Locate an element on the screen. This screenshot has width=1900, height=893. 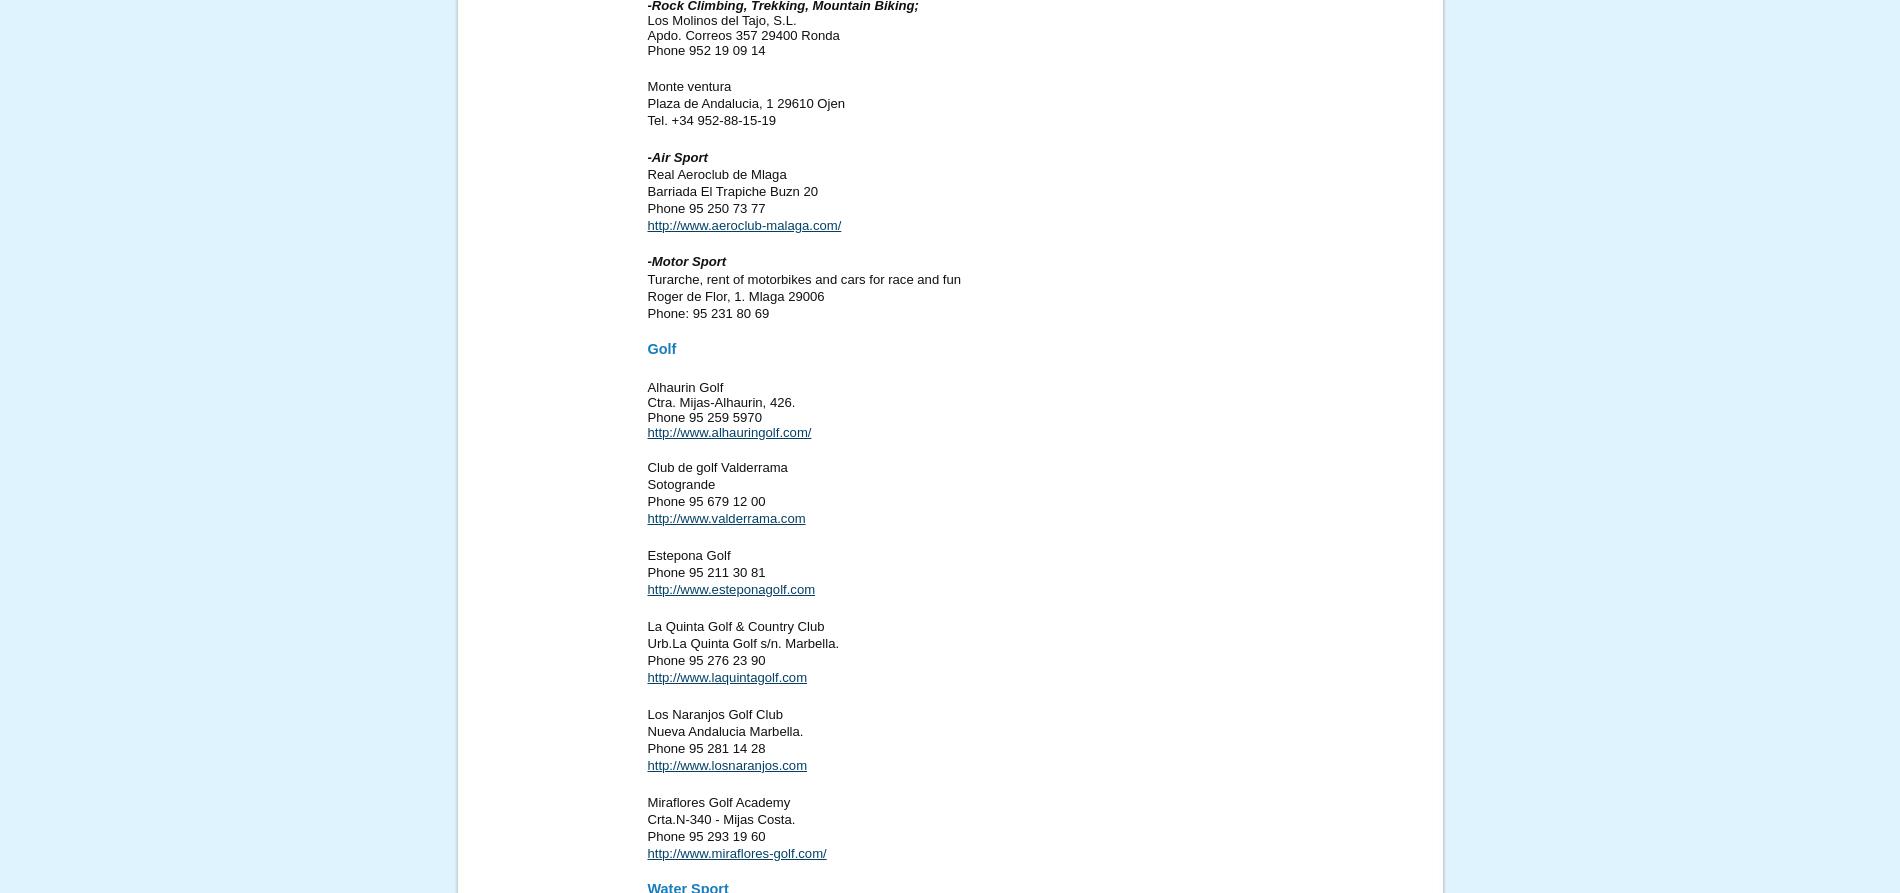
'La Quinta Golf & Country Club' is located at coordinates (734, 625).